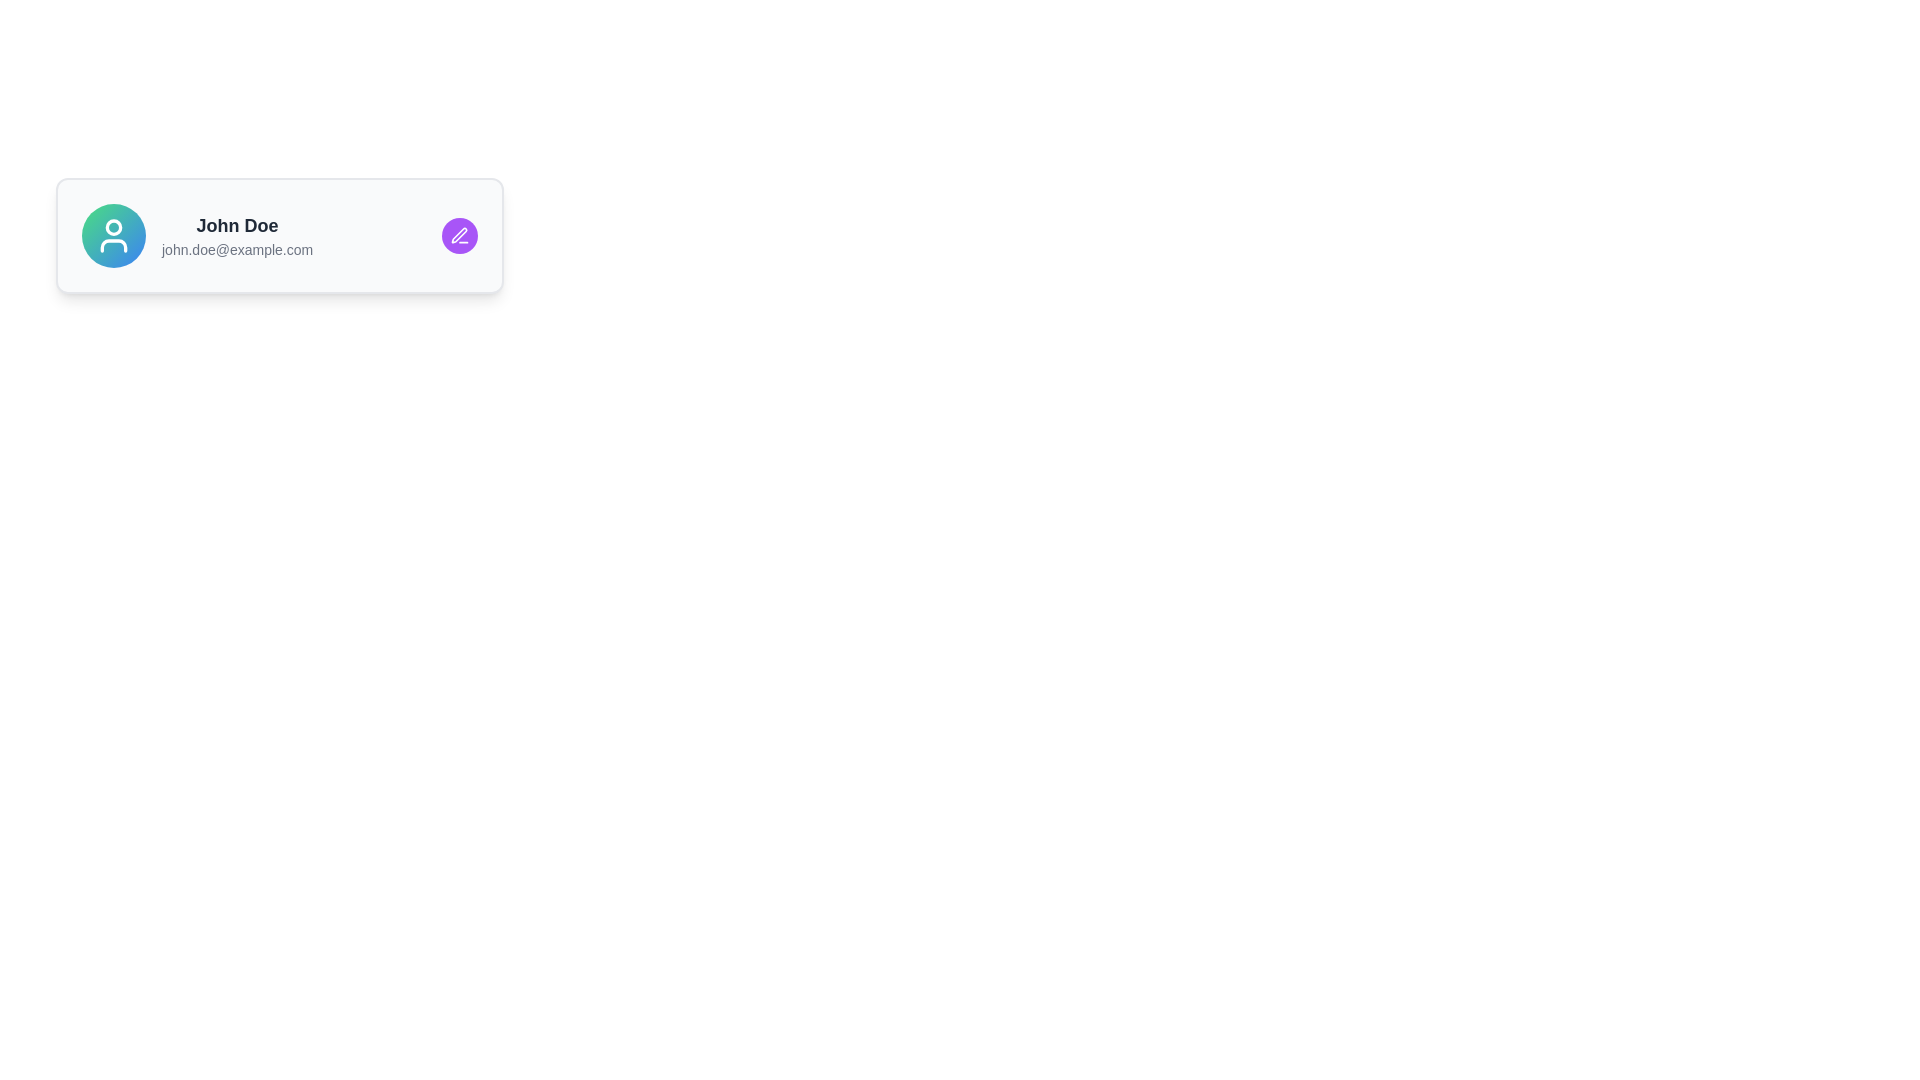  I want to click on the circular avatar icon with a gradient background and white user silhouette for accessibility, so click(113, 234).